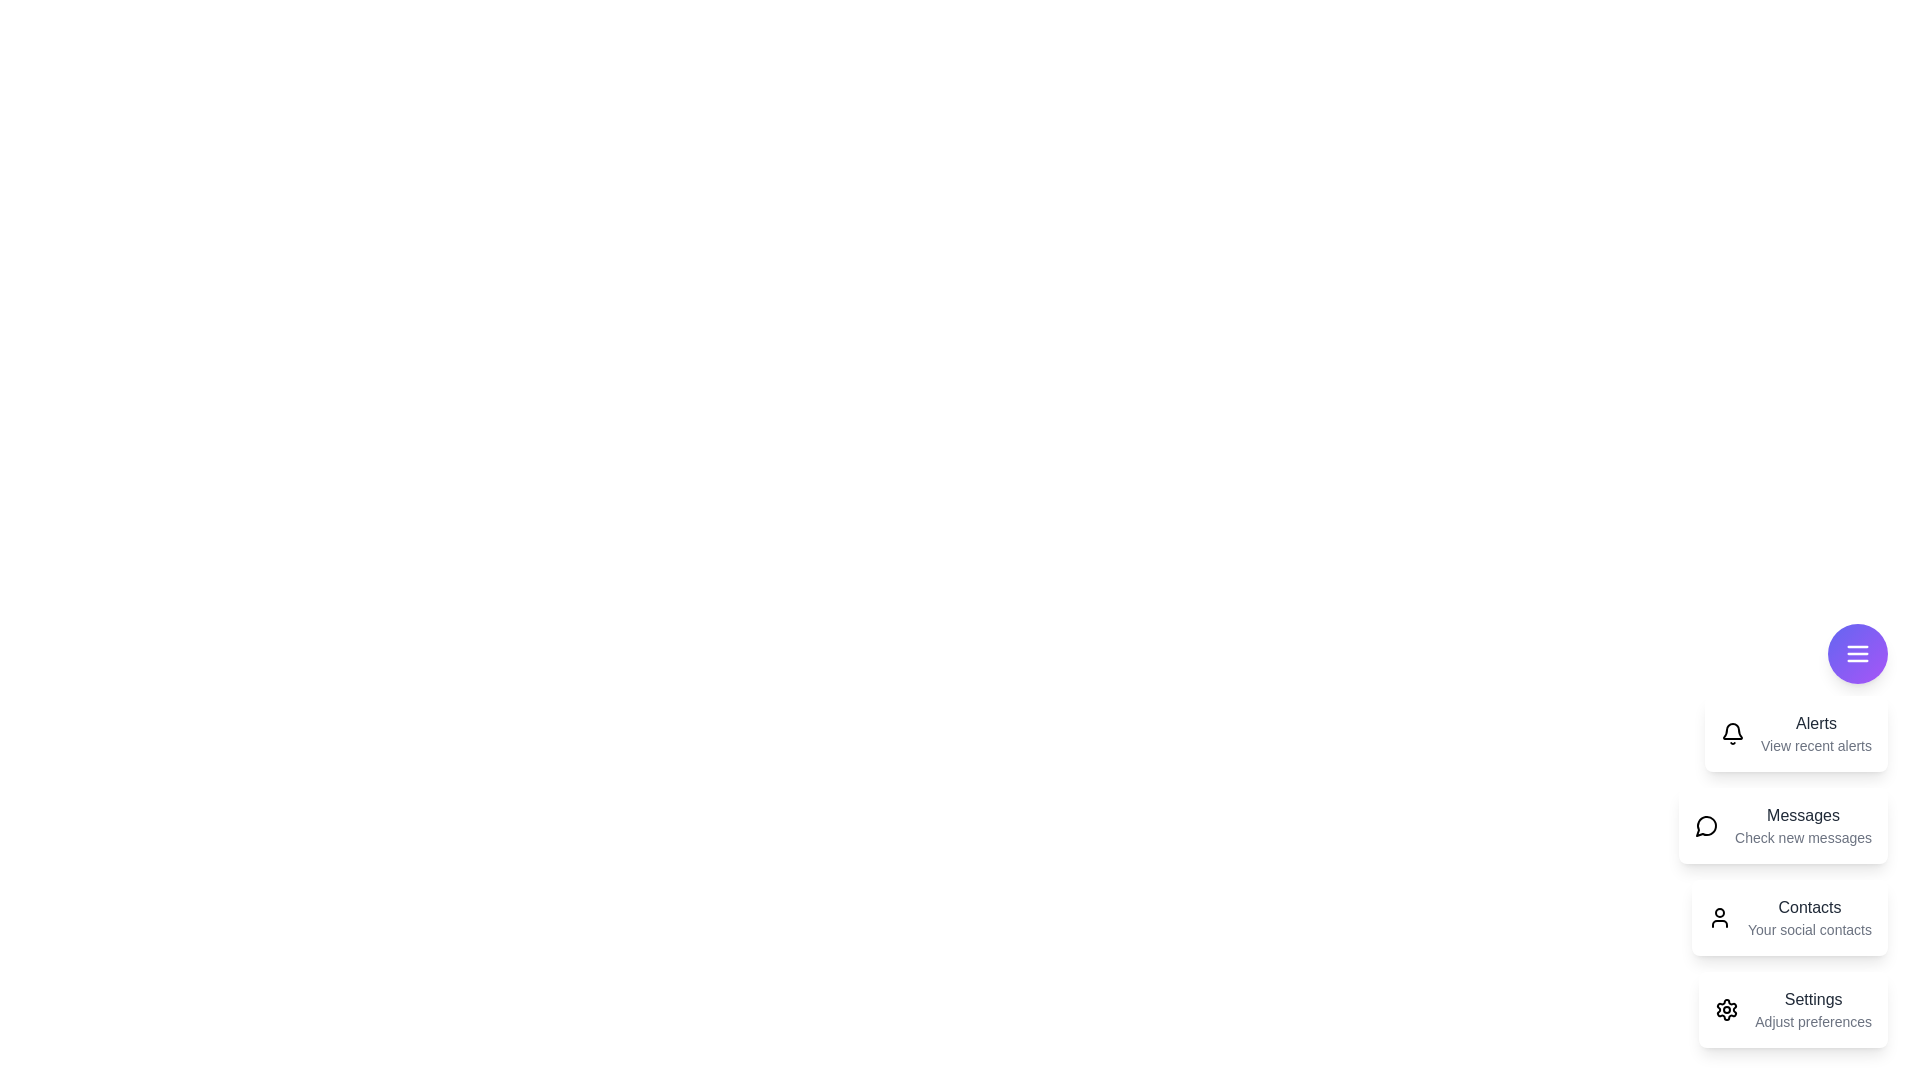 The height and width of the screenshot is (1080, 1920). I want to click on floating button to toggle the main menu, so click(1856, 654).